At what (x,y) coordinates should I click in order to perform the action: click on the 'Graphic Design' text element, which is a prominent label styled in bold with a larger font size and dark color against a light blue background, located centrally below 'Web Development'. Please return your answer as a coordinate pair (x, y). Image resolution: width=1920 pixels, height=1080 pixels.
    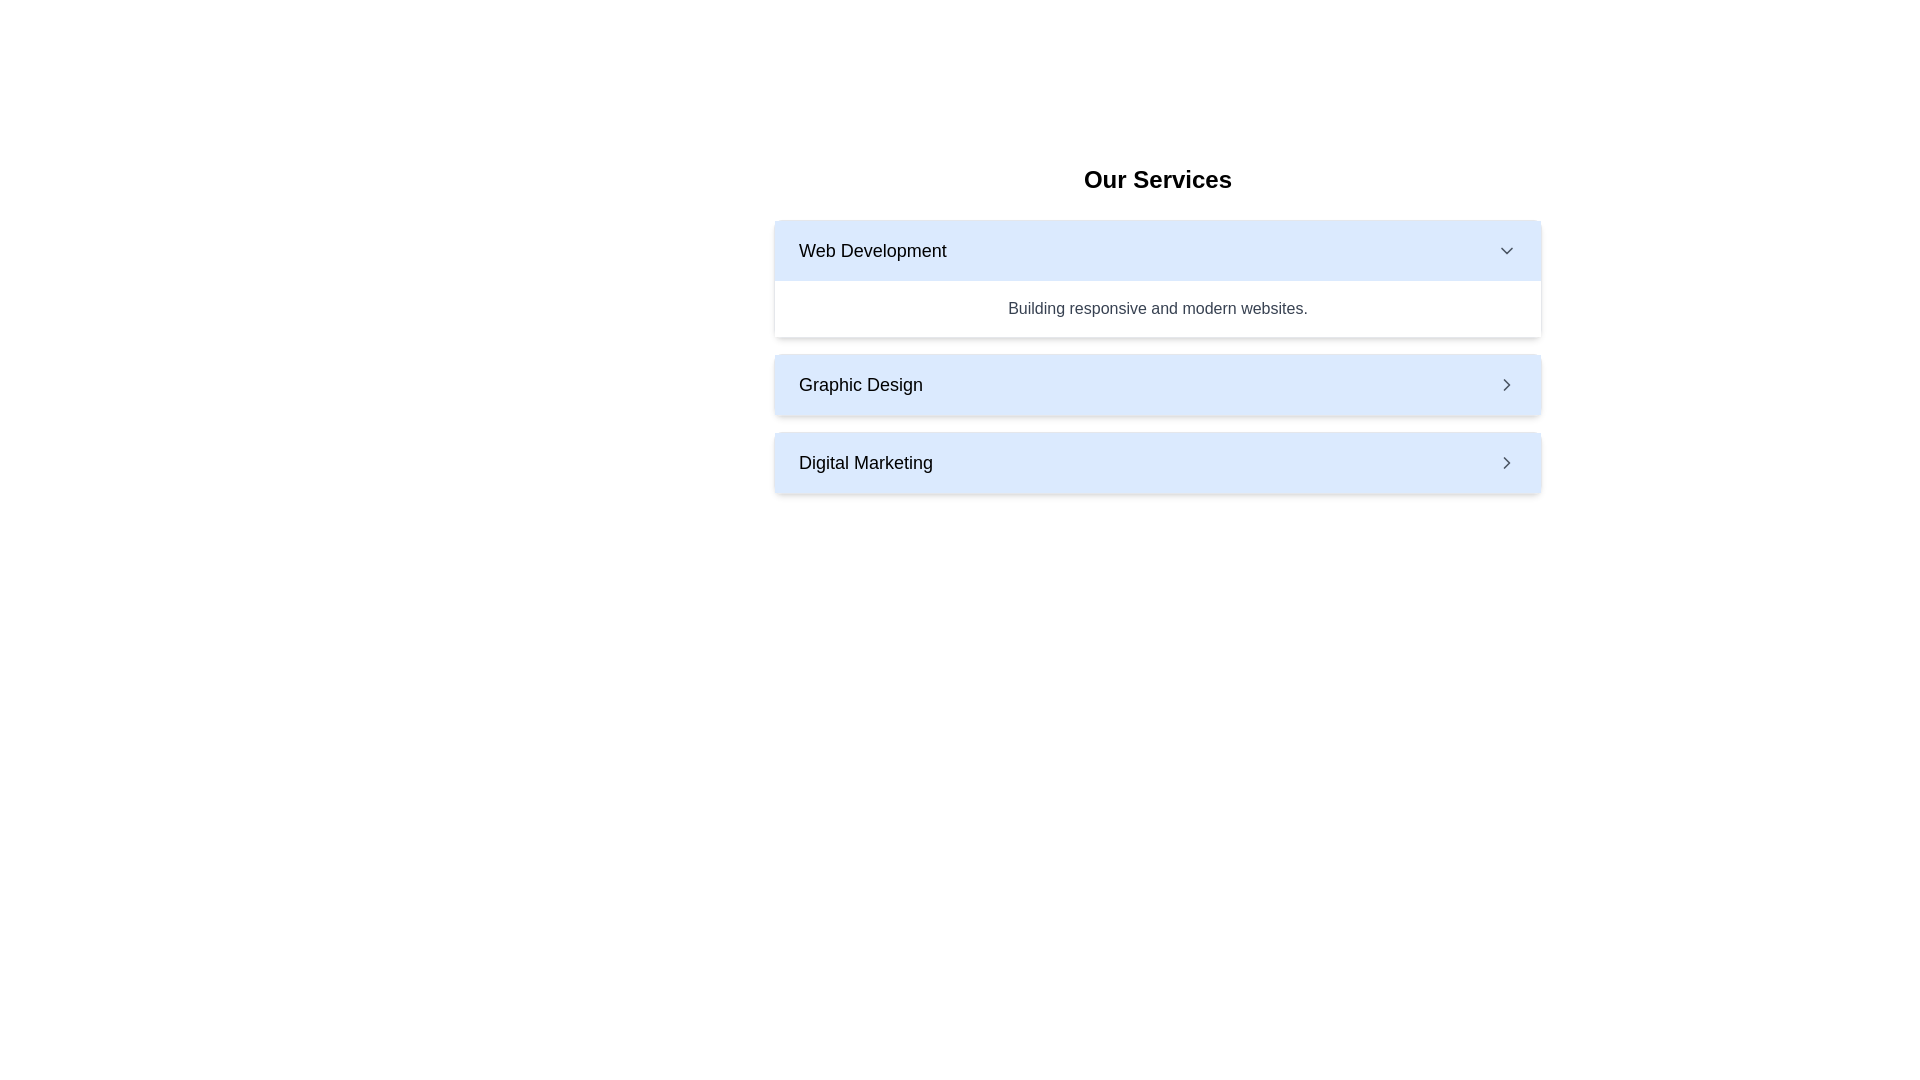
    Looking at the image, I should click on (861, 385).